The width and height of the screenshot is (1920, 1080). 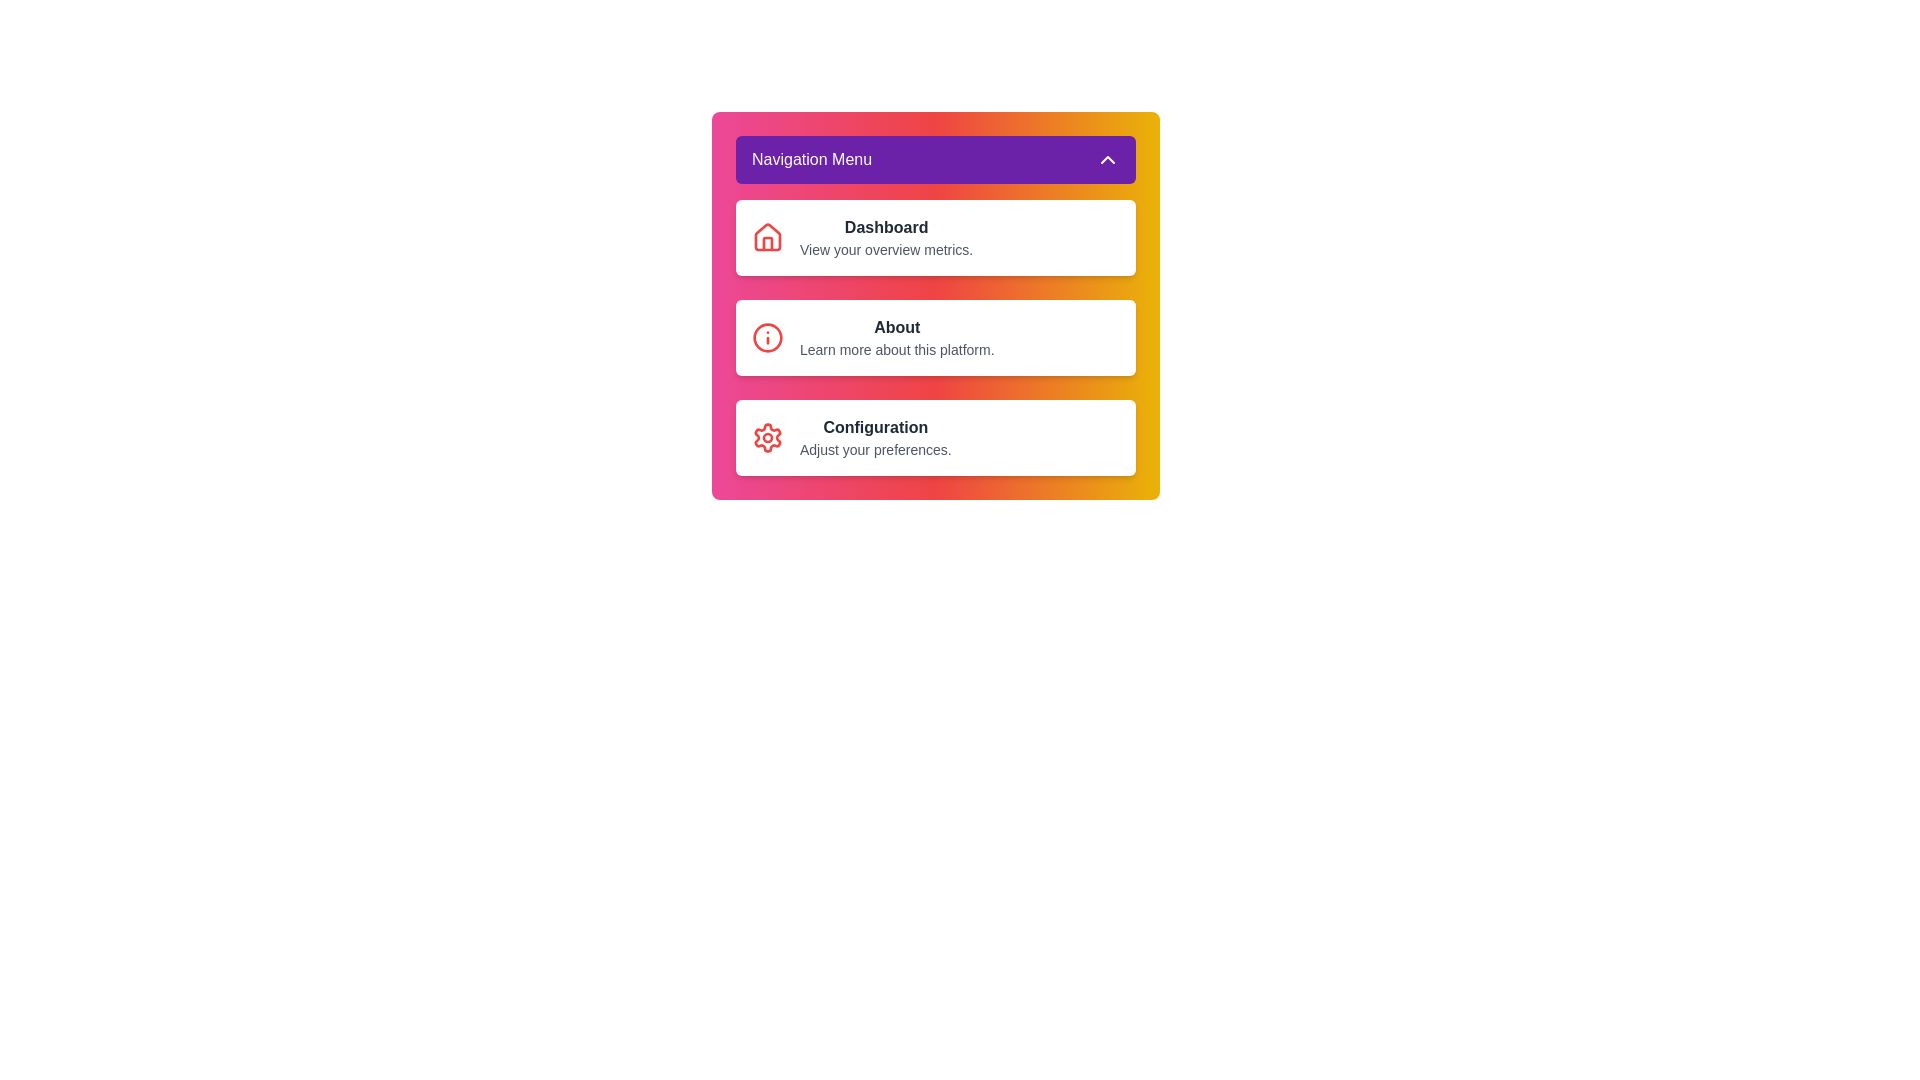 I want to click on the Dashboard menu item, so click(x=935, y=237).